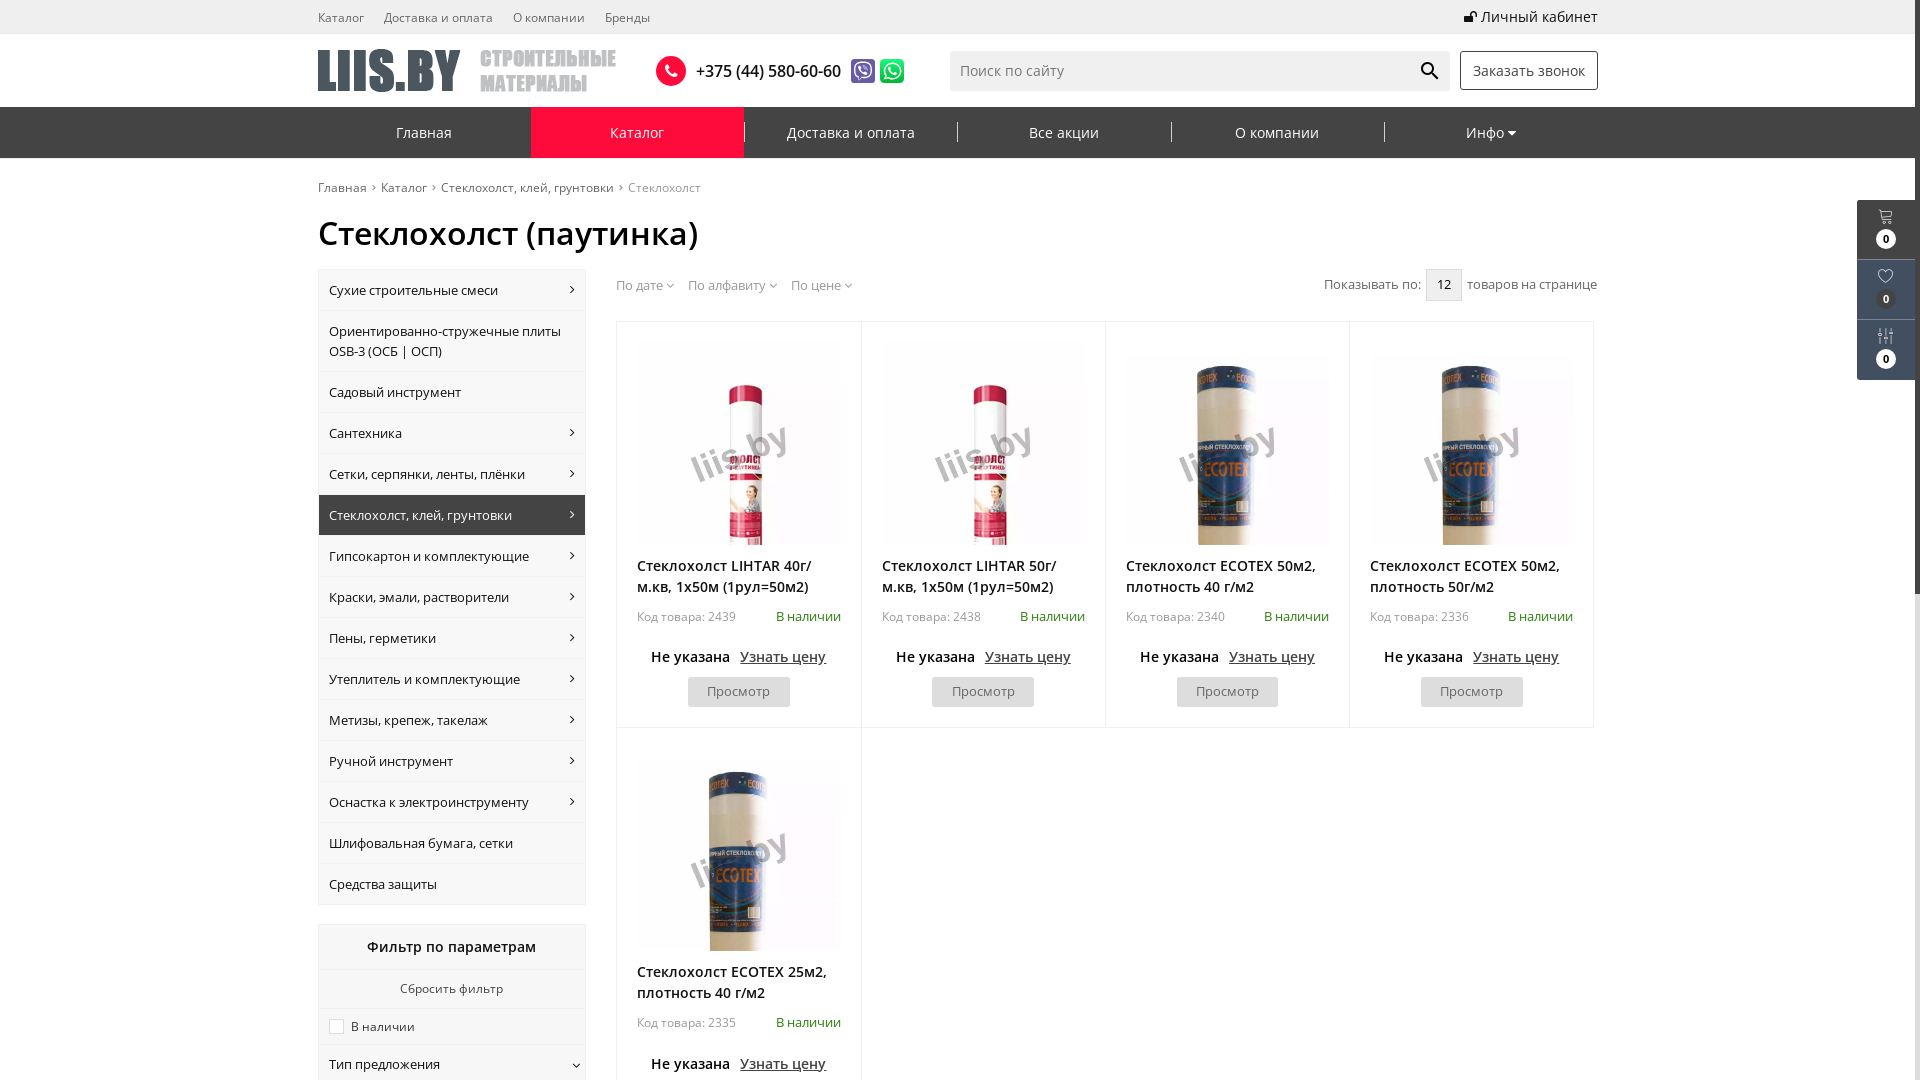  Describe the element at coordinates (762, 68) in the screenshot. I see `'+375 (44) 580-60-60'` at that location.